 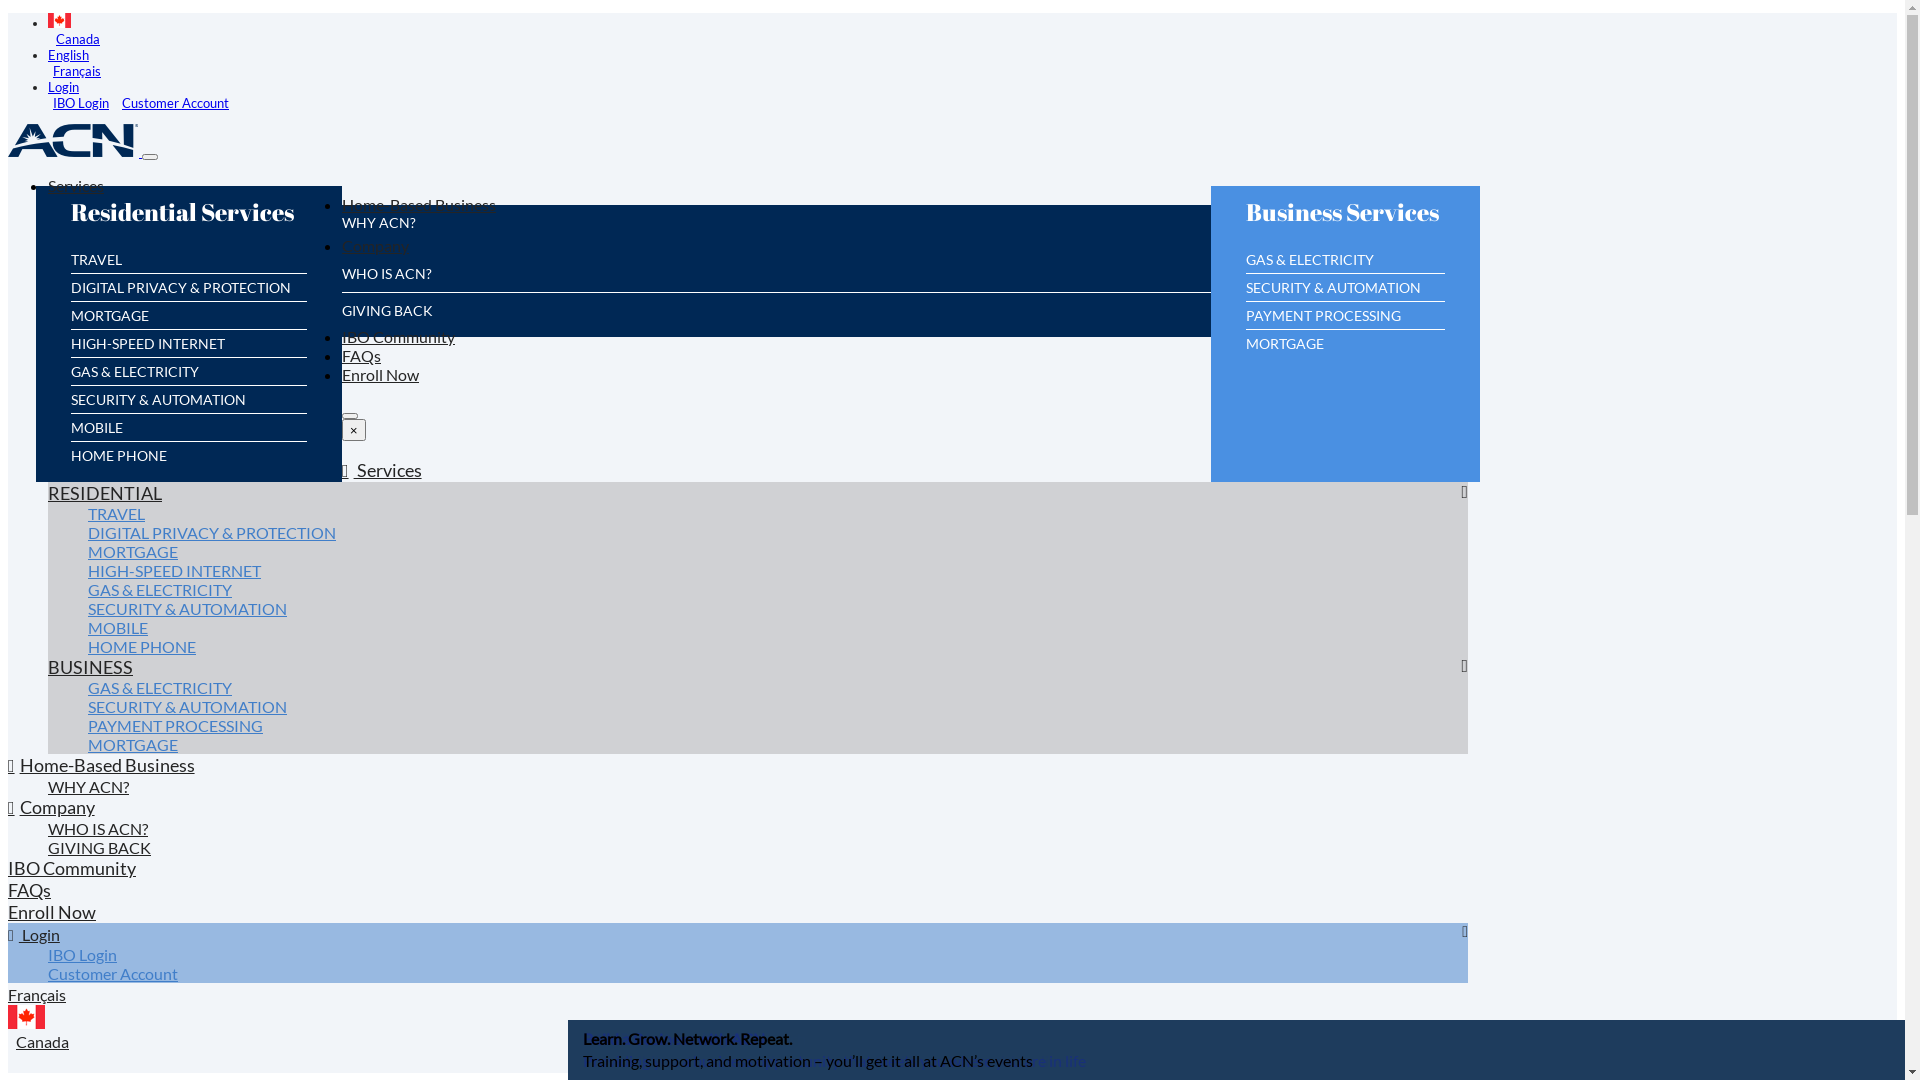 I want to click on 'Enroll Now', so click(x=380, y=381).